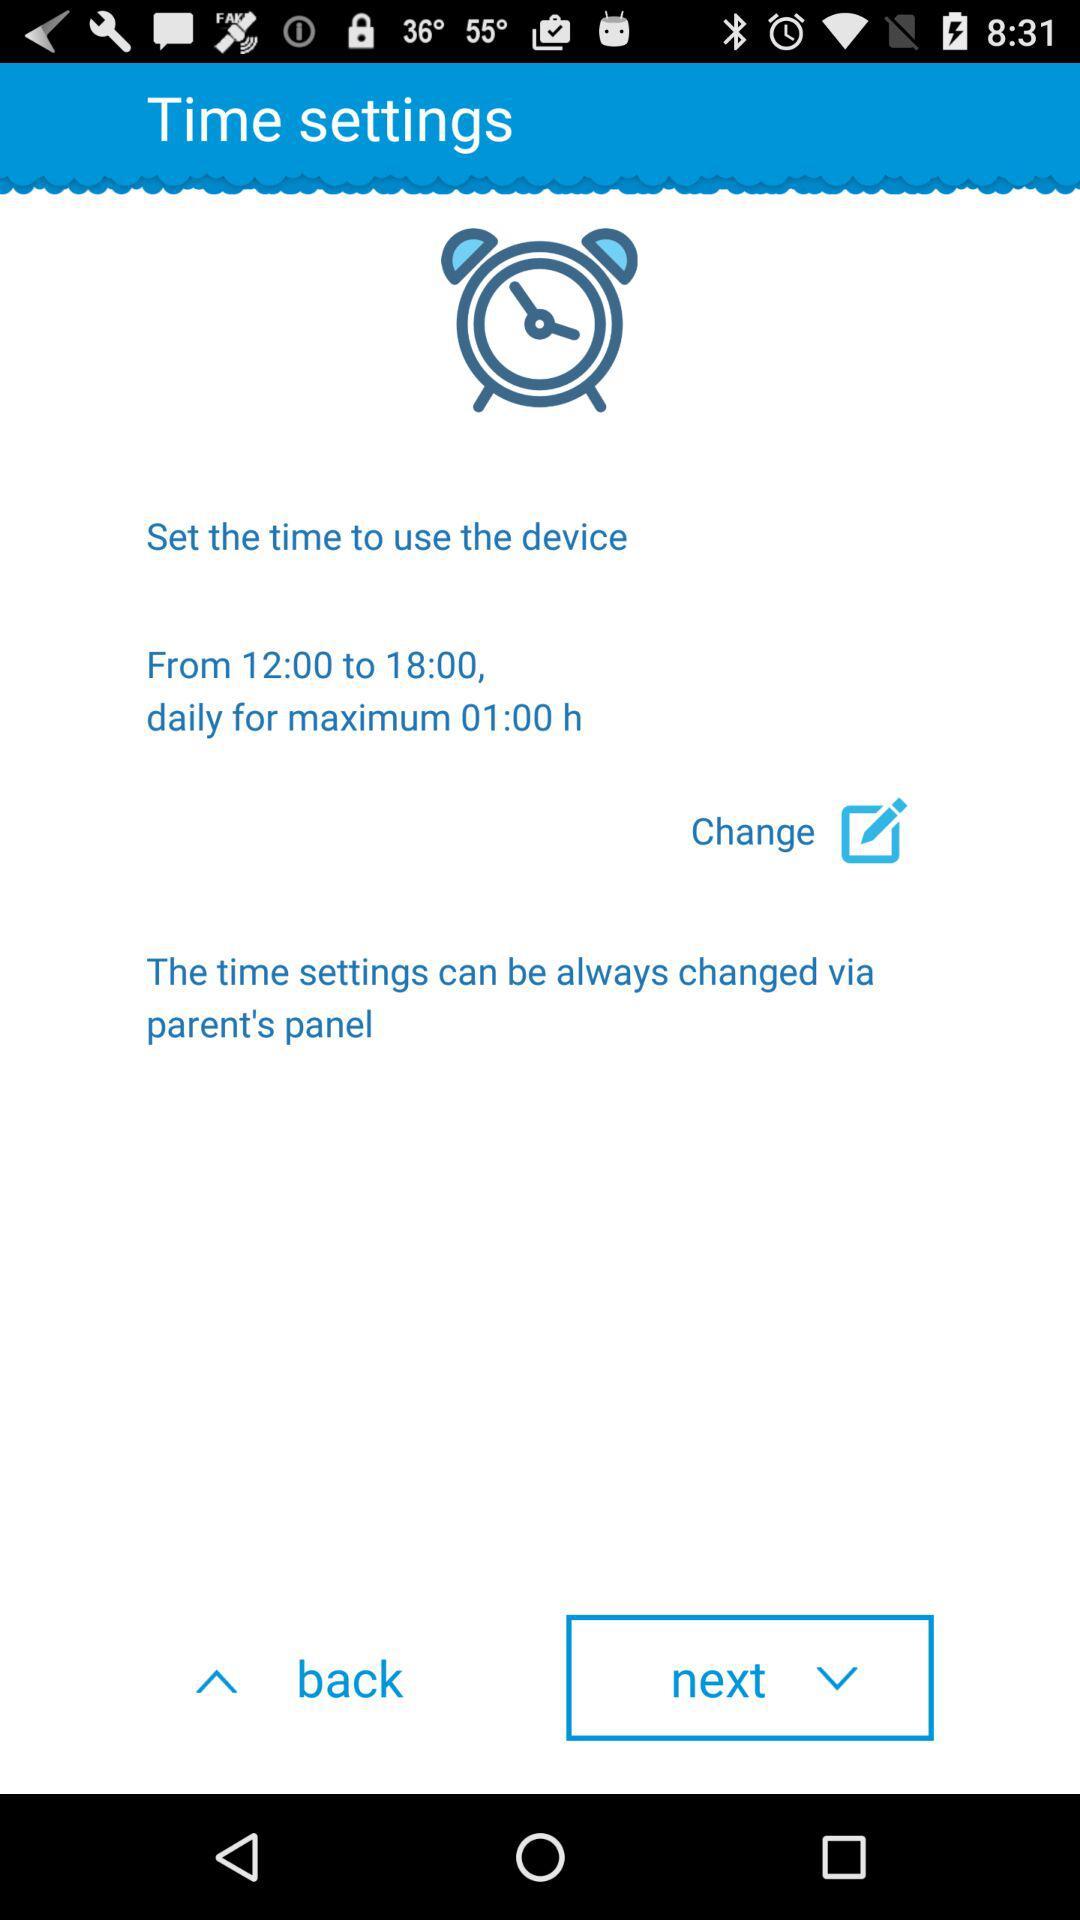 This screenshot has height=1920, width=1080. What do you see at coordinates (812, 830) in the screenshot?
I see `the item above the time settings item` at bounding box center [812, 830].